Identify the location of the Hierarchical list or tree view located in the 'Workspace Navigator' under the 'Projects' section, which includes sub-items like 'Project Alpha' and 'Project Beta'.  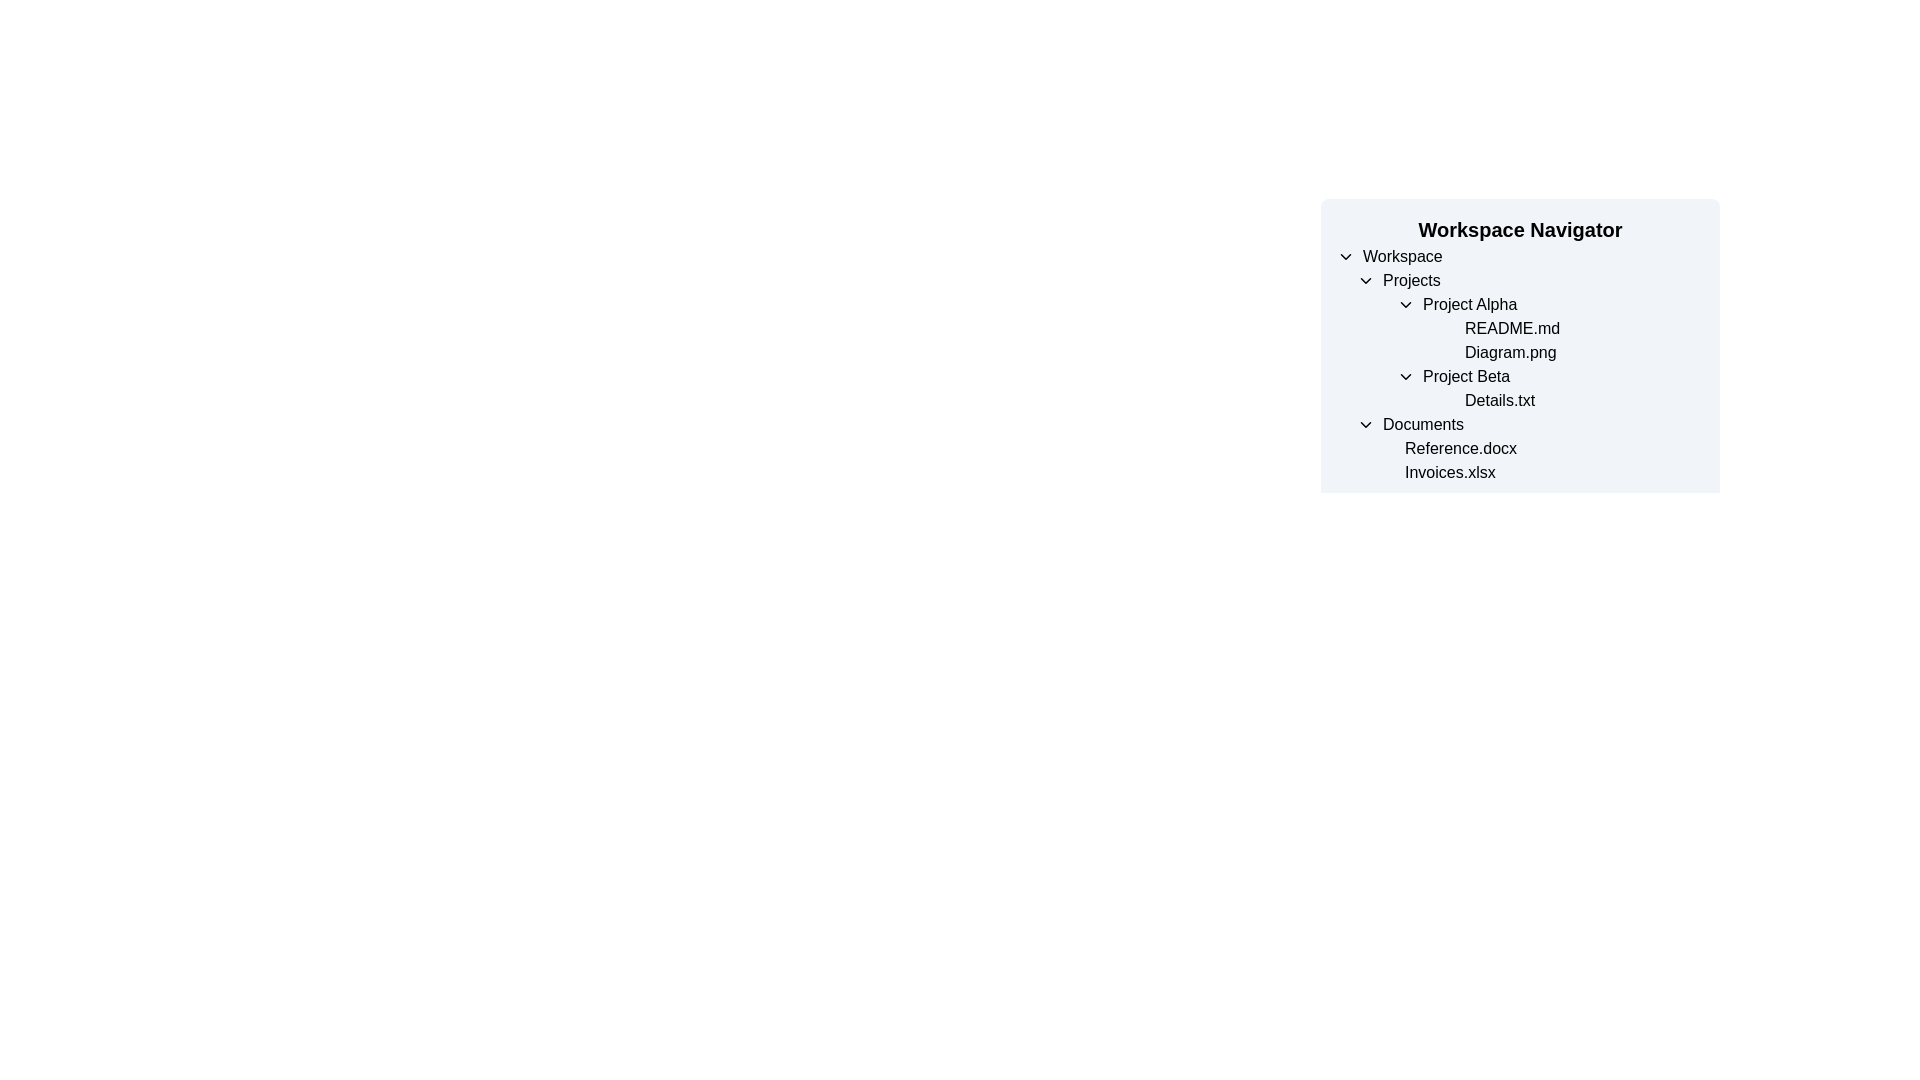
(1520, 339).